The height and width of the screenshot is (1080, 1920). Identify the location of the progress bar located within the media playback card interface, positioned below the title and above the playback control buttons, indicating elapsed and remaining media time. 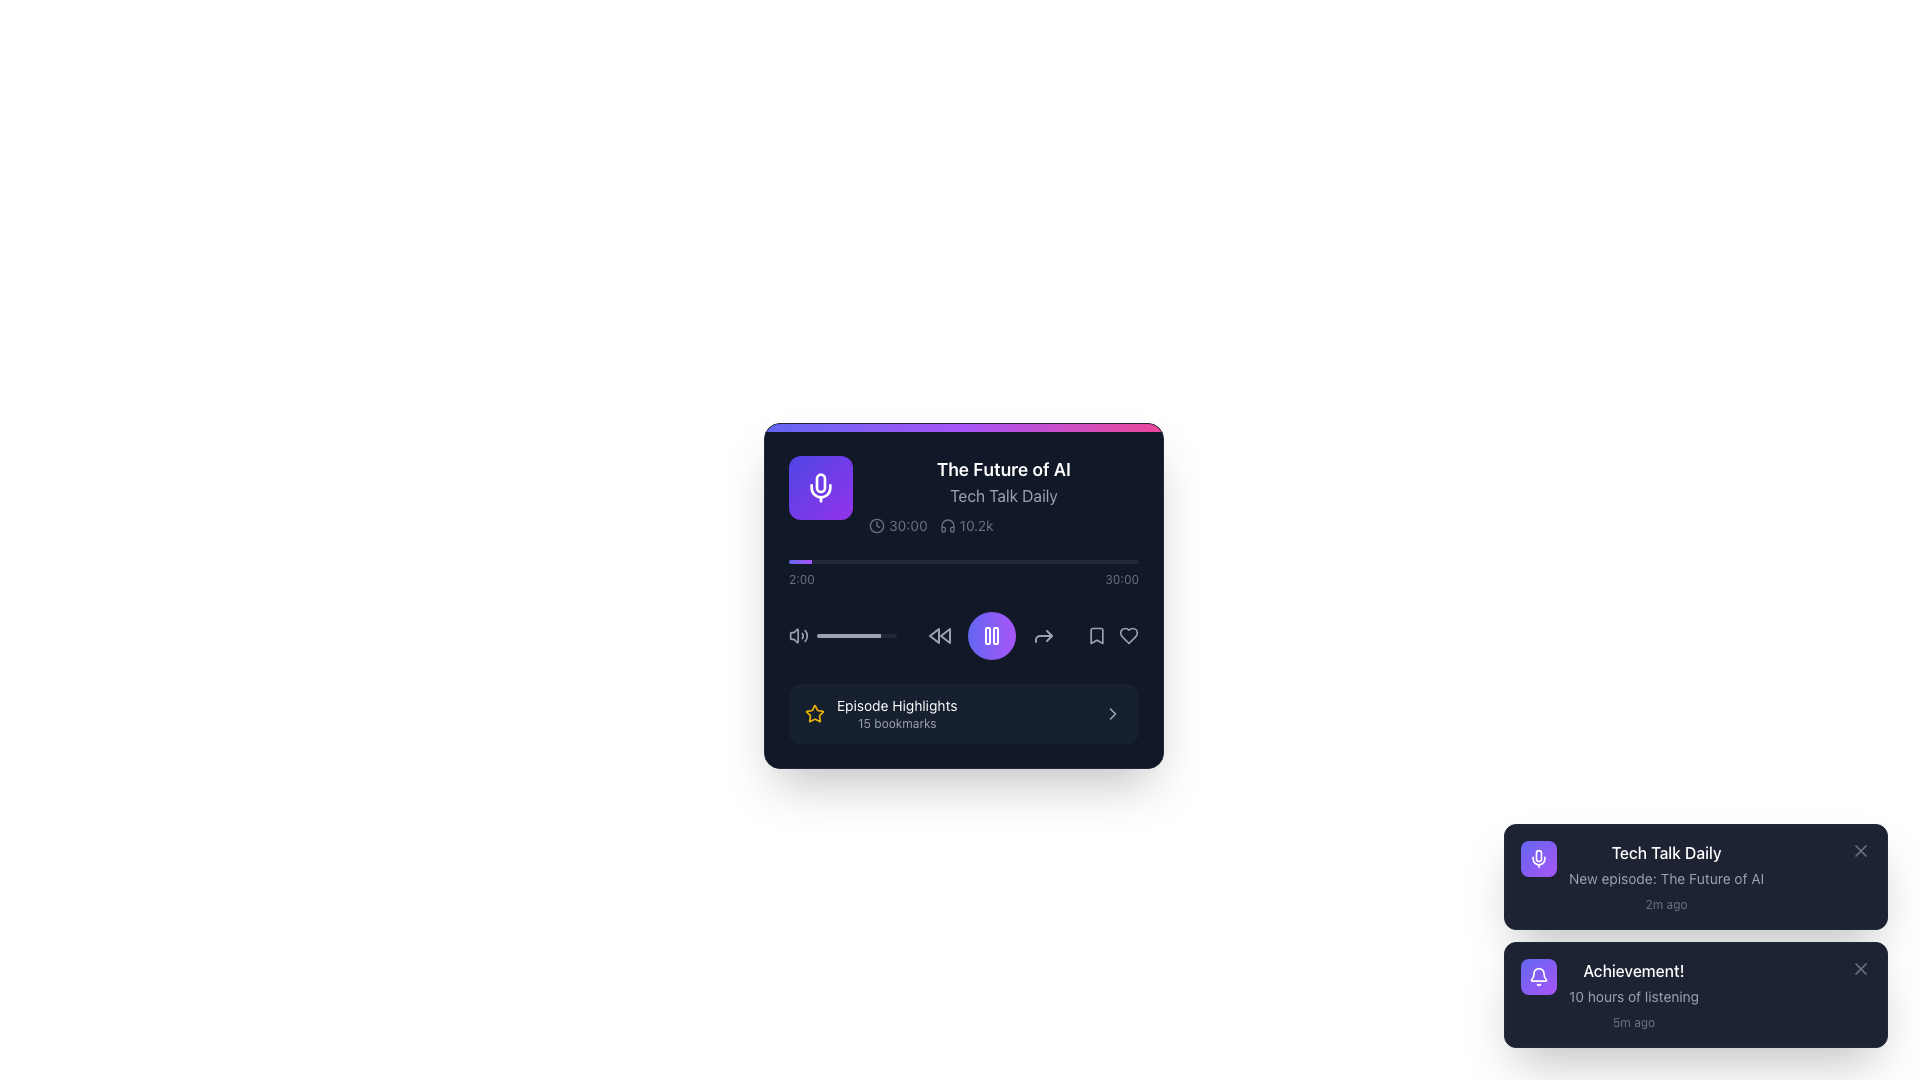
(964, 562).